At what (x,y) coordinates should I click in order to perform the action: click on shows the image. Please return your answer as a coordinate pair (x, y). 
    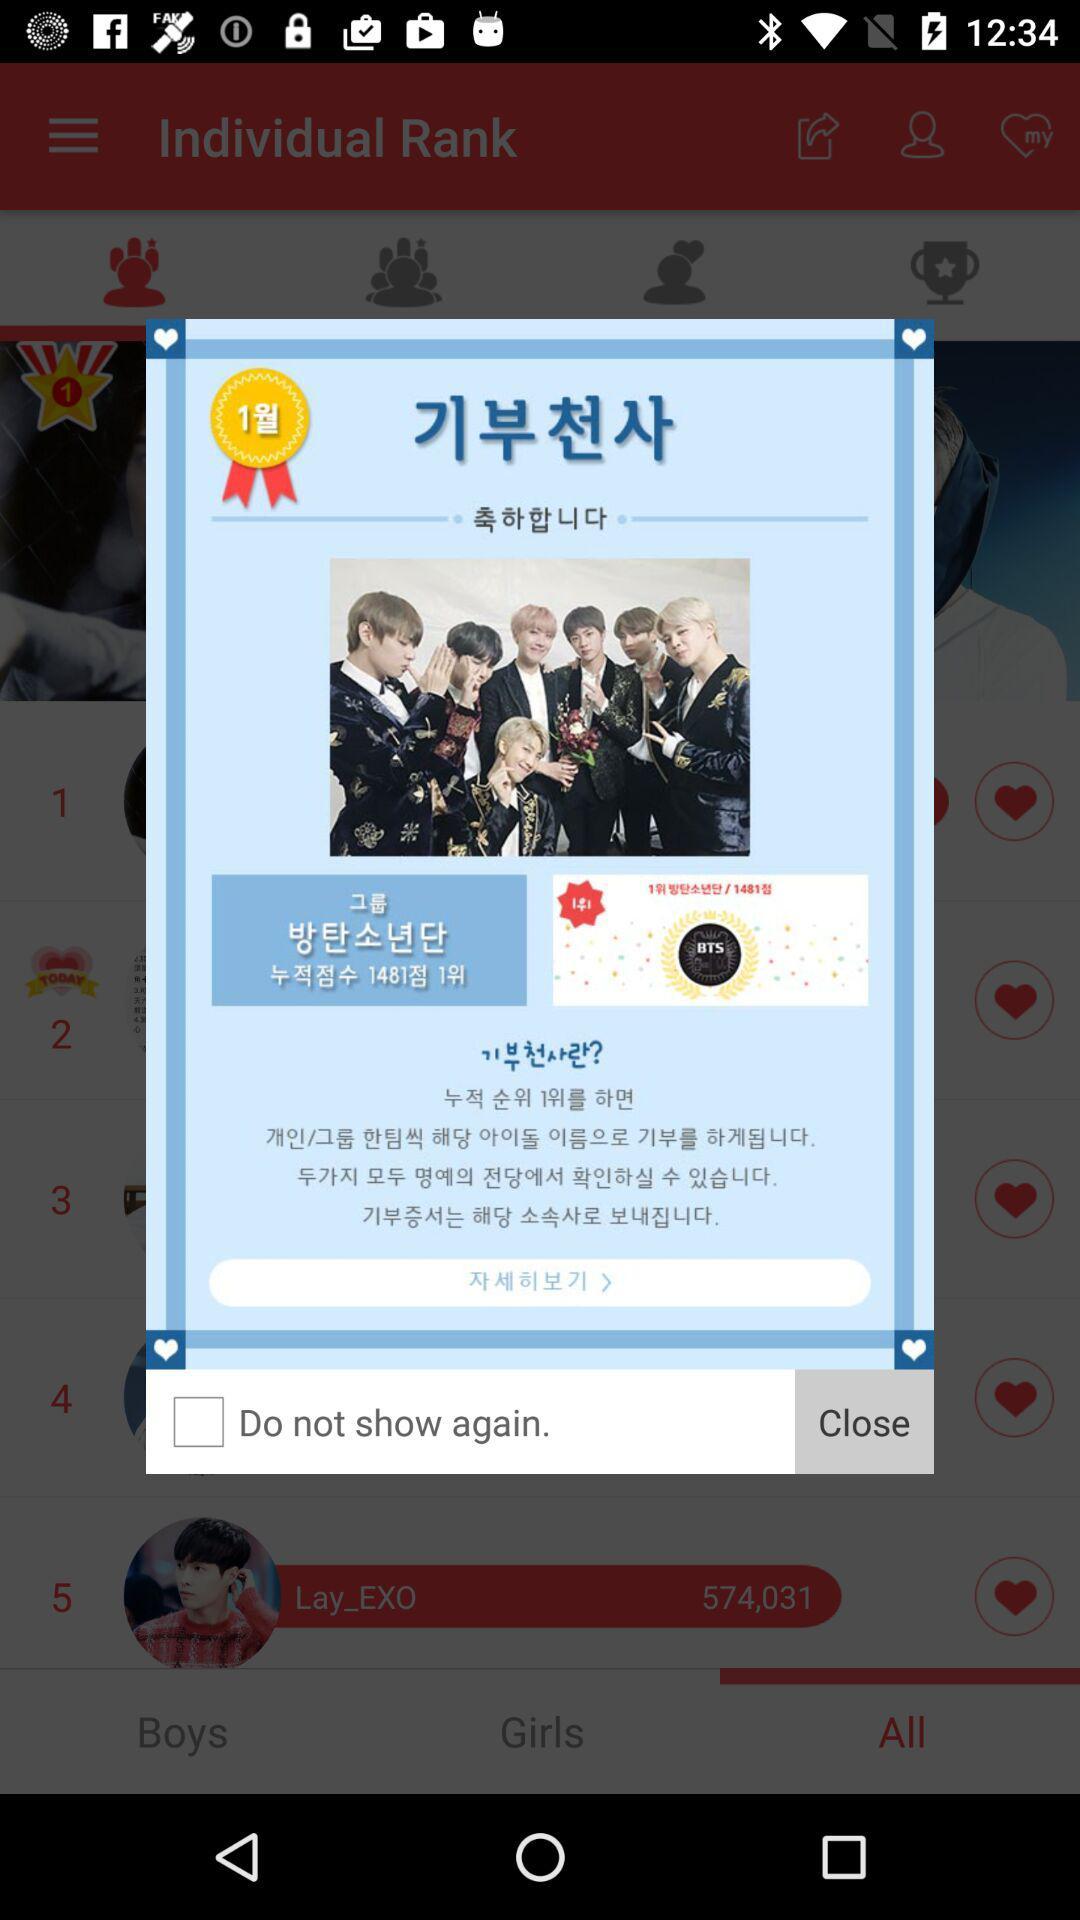
    Looking at the image, I should click on (540, 844).